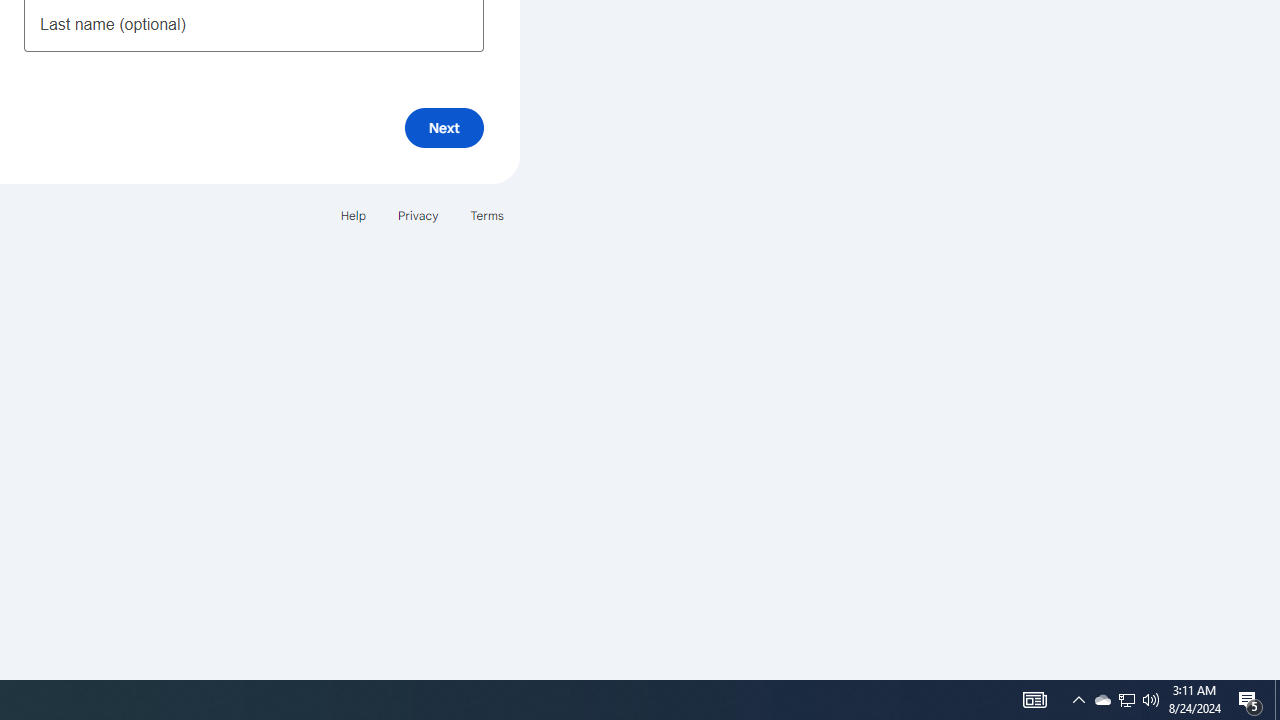 This screenshot has width=1280, height=720. What do you see at coordinates (487, 215) in the screenshot?
I see `'Terms'` at bounding box center [487, 215].